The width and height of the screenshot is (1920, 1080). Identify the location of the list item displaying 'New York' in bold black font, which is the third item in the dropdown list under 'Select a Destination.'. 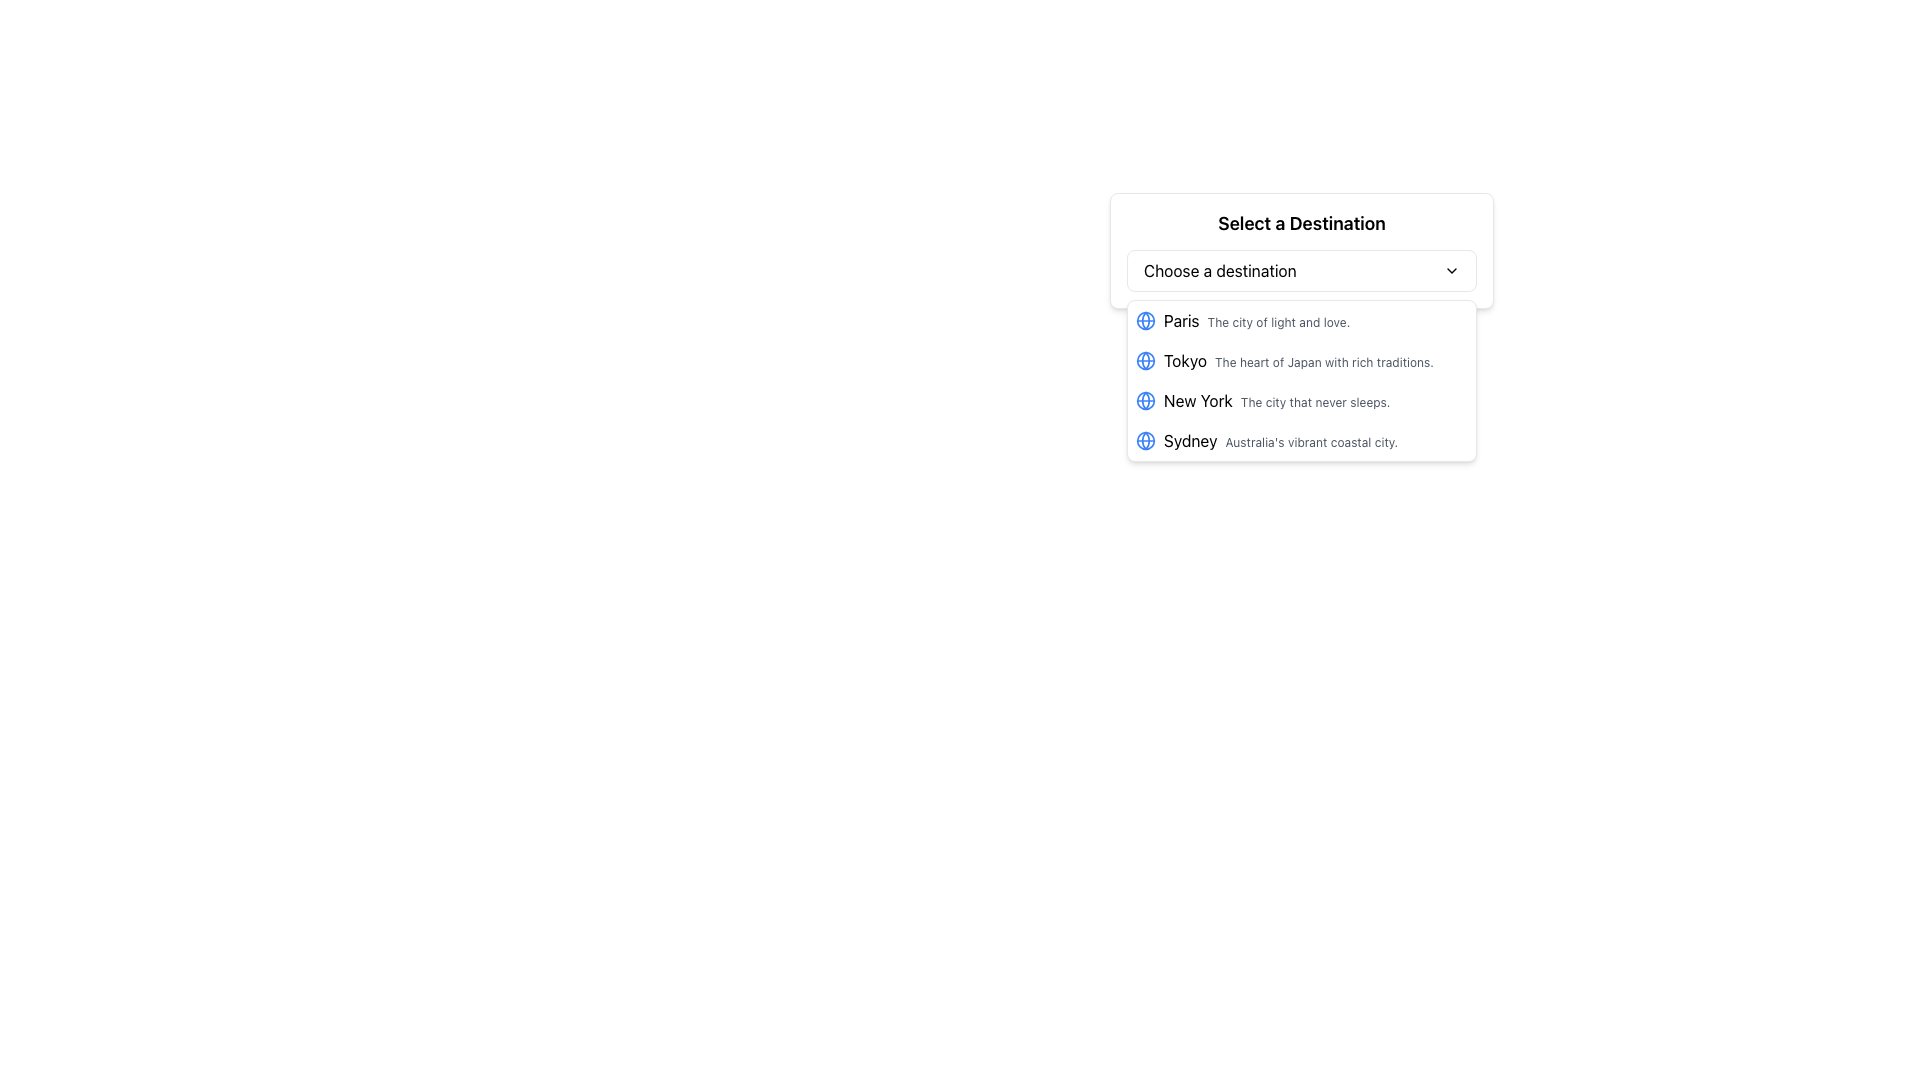
(1276, 401).